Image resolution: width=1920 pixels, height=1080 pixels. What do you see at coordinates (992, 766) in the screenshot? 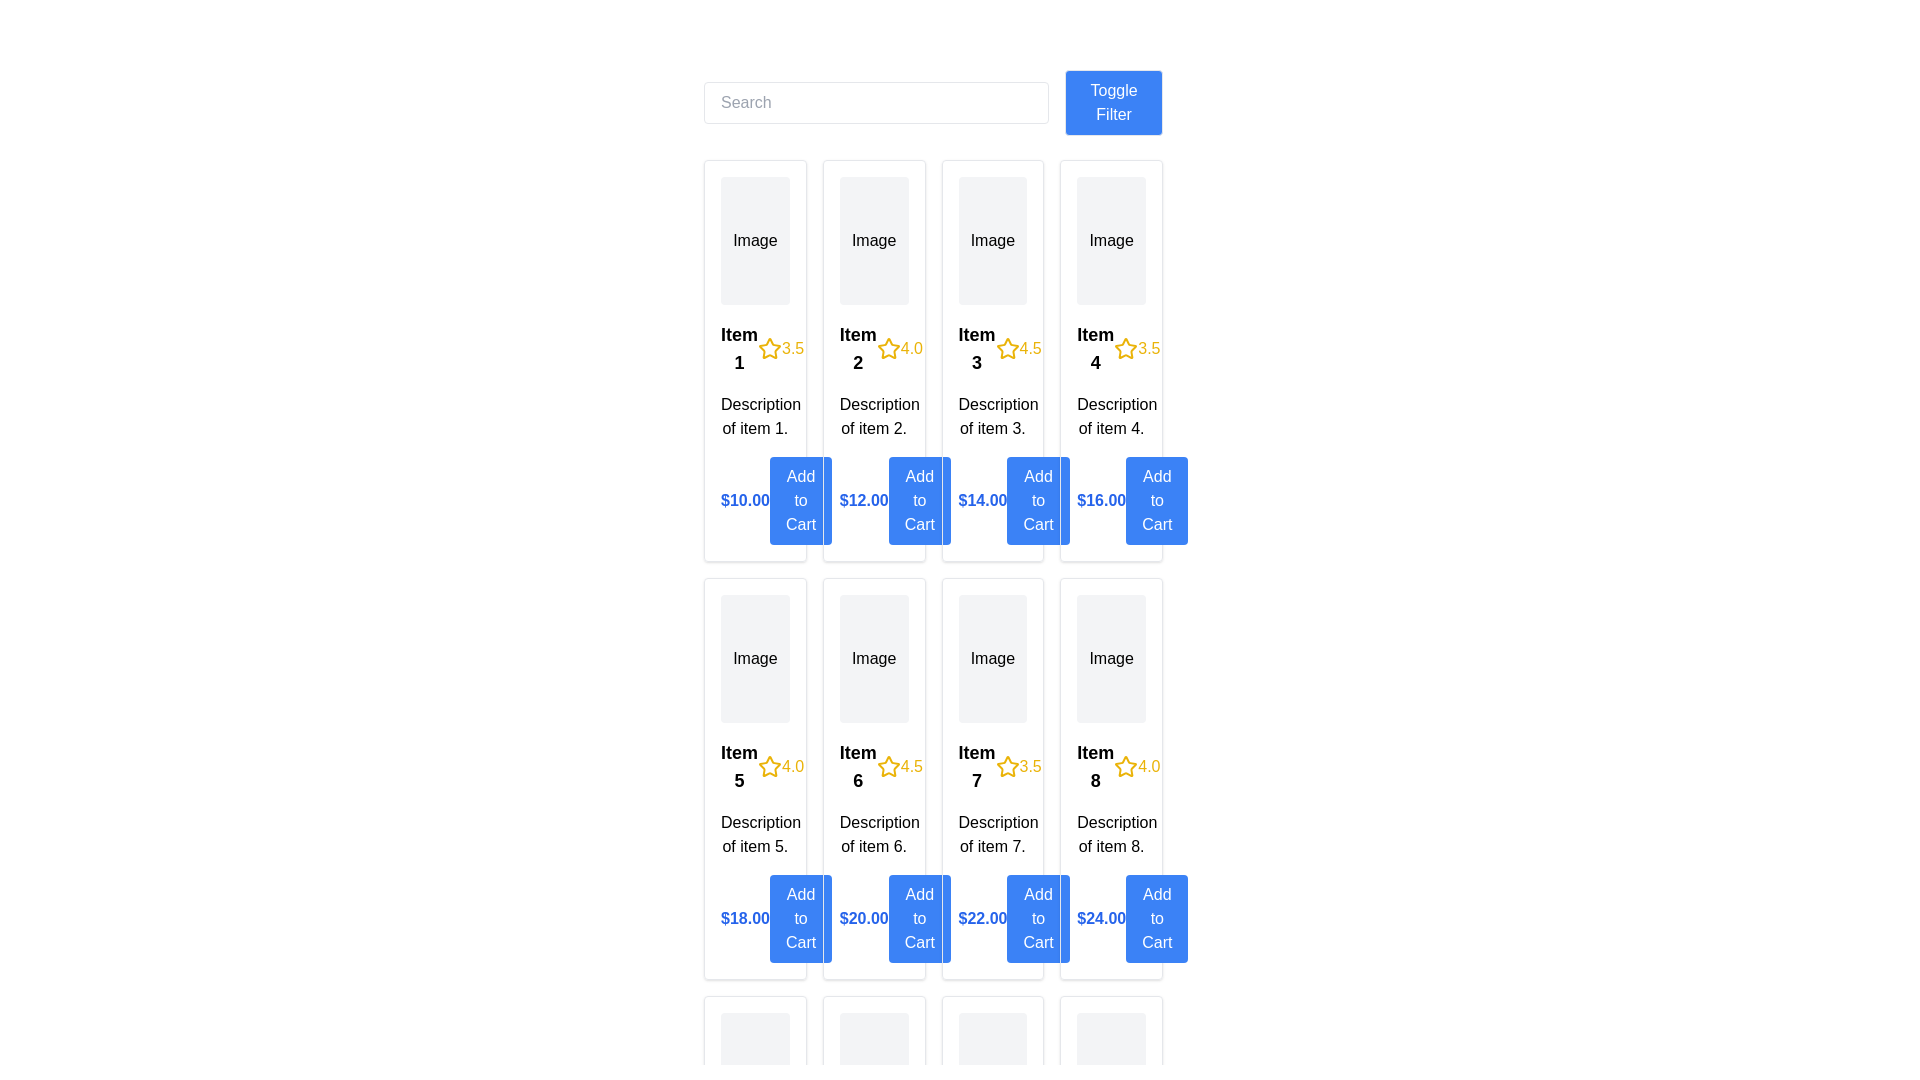
I see `the Text with graphical element (title and rating) displaying 'Item 7' and a rating of '3.5' in bold font, which is located in the second row, third column of the grid layout` at bounding box center [992, 766].